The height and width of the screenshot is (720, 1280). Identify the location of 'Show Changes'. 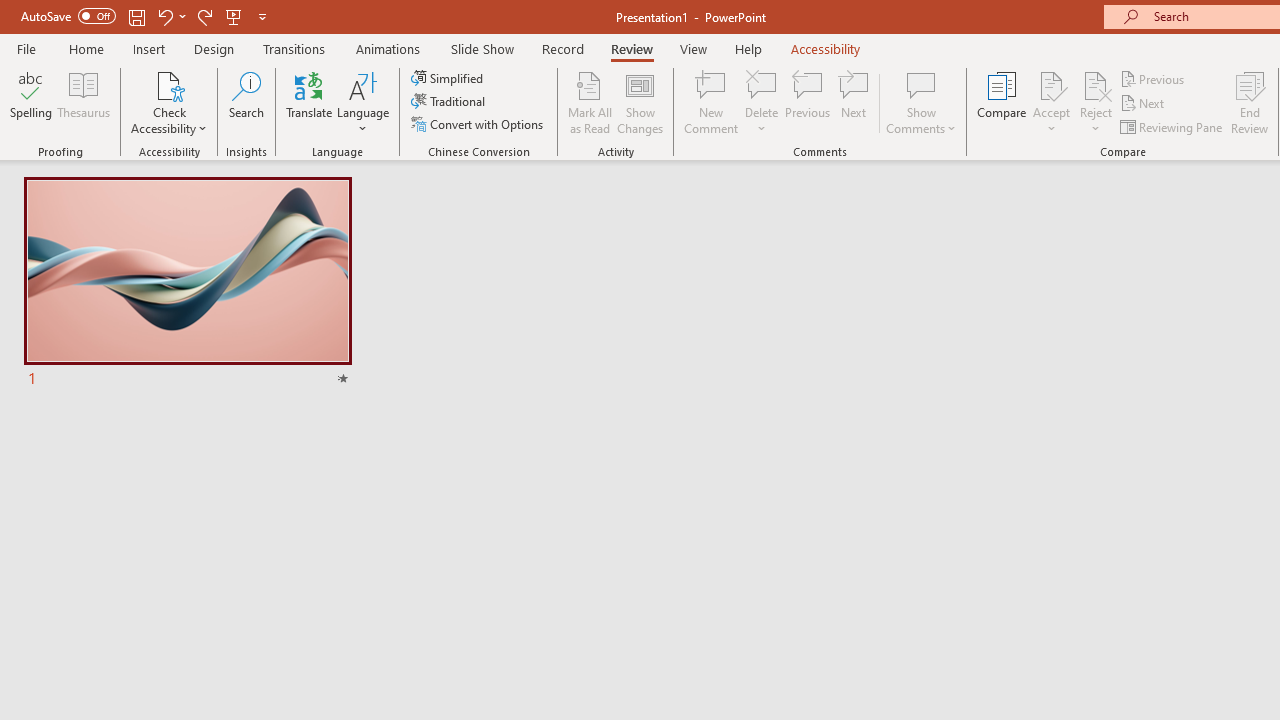
(640, 103).